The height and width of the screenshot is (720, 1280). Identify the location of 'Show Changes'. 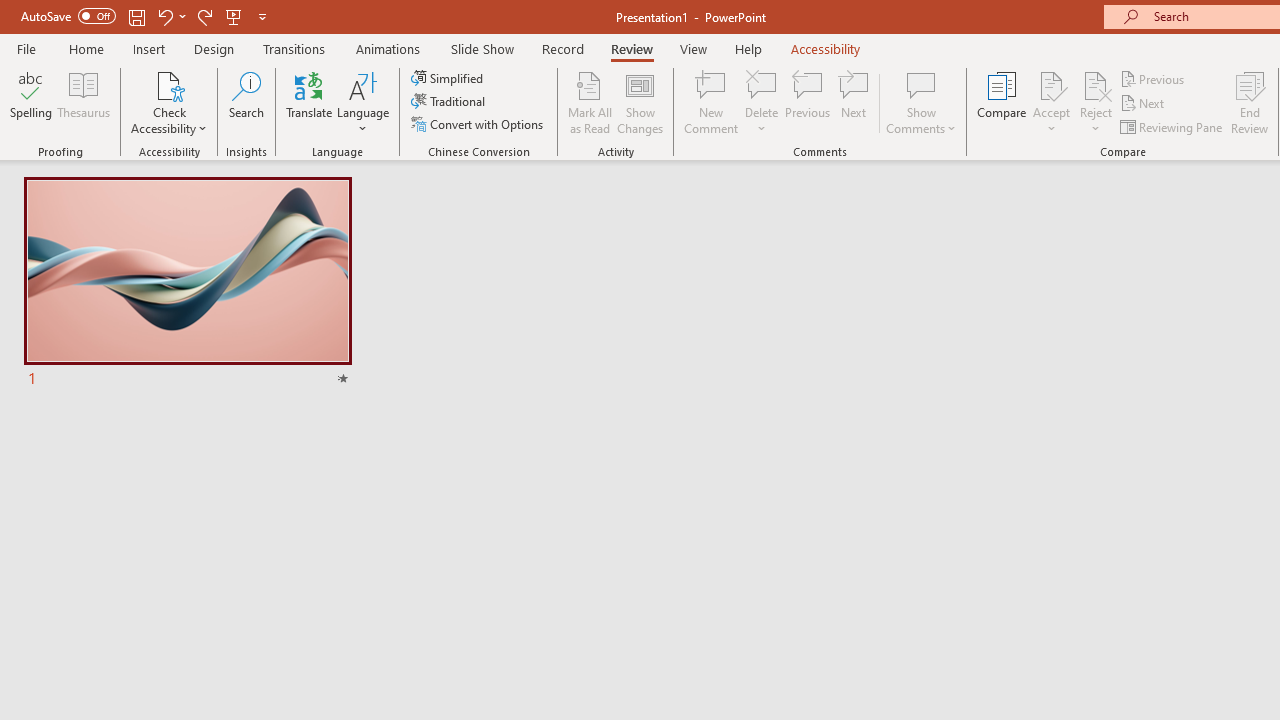
(640, 103).